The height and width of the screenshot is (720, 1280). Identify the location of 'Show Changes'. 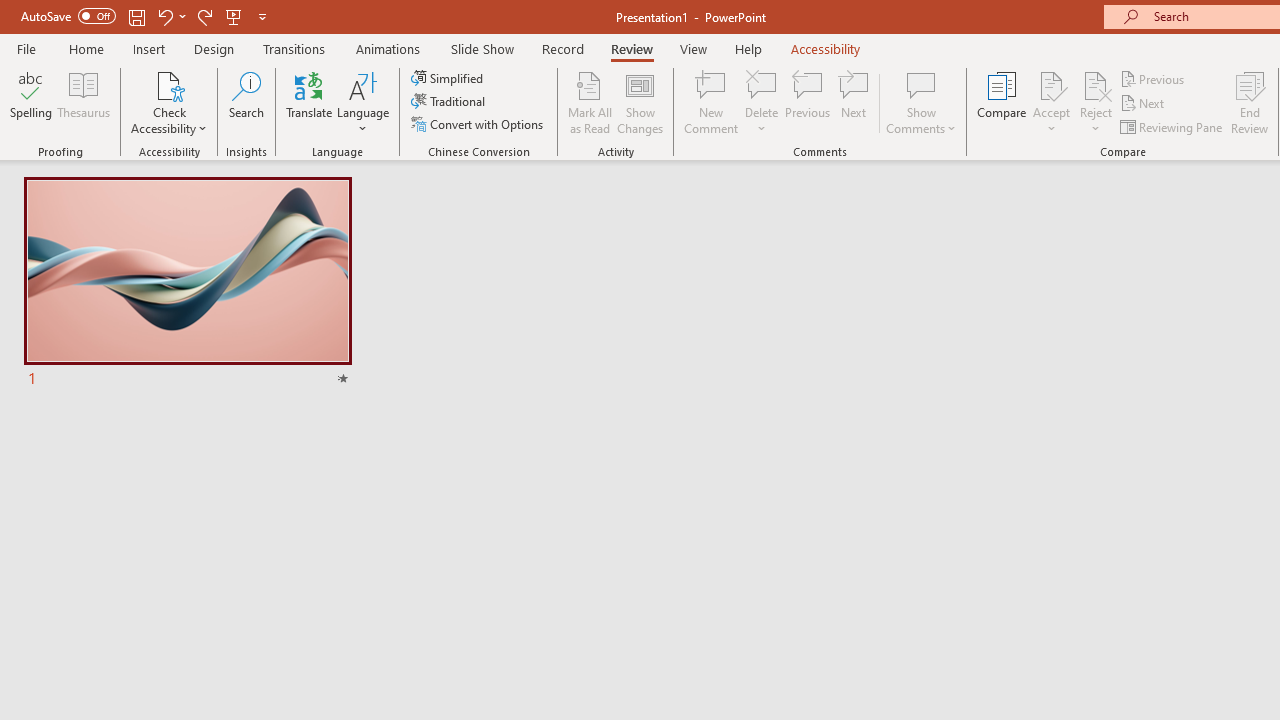
(640, 103).